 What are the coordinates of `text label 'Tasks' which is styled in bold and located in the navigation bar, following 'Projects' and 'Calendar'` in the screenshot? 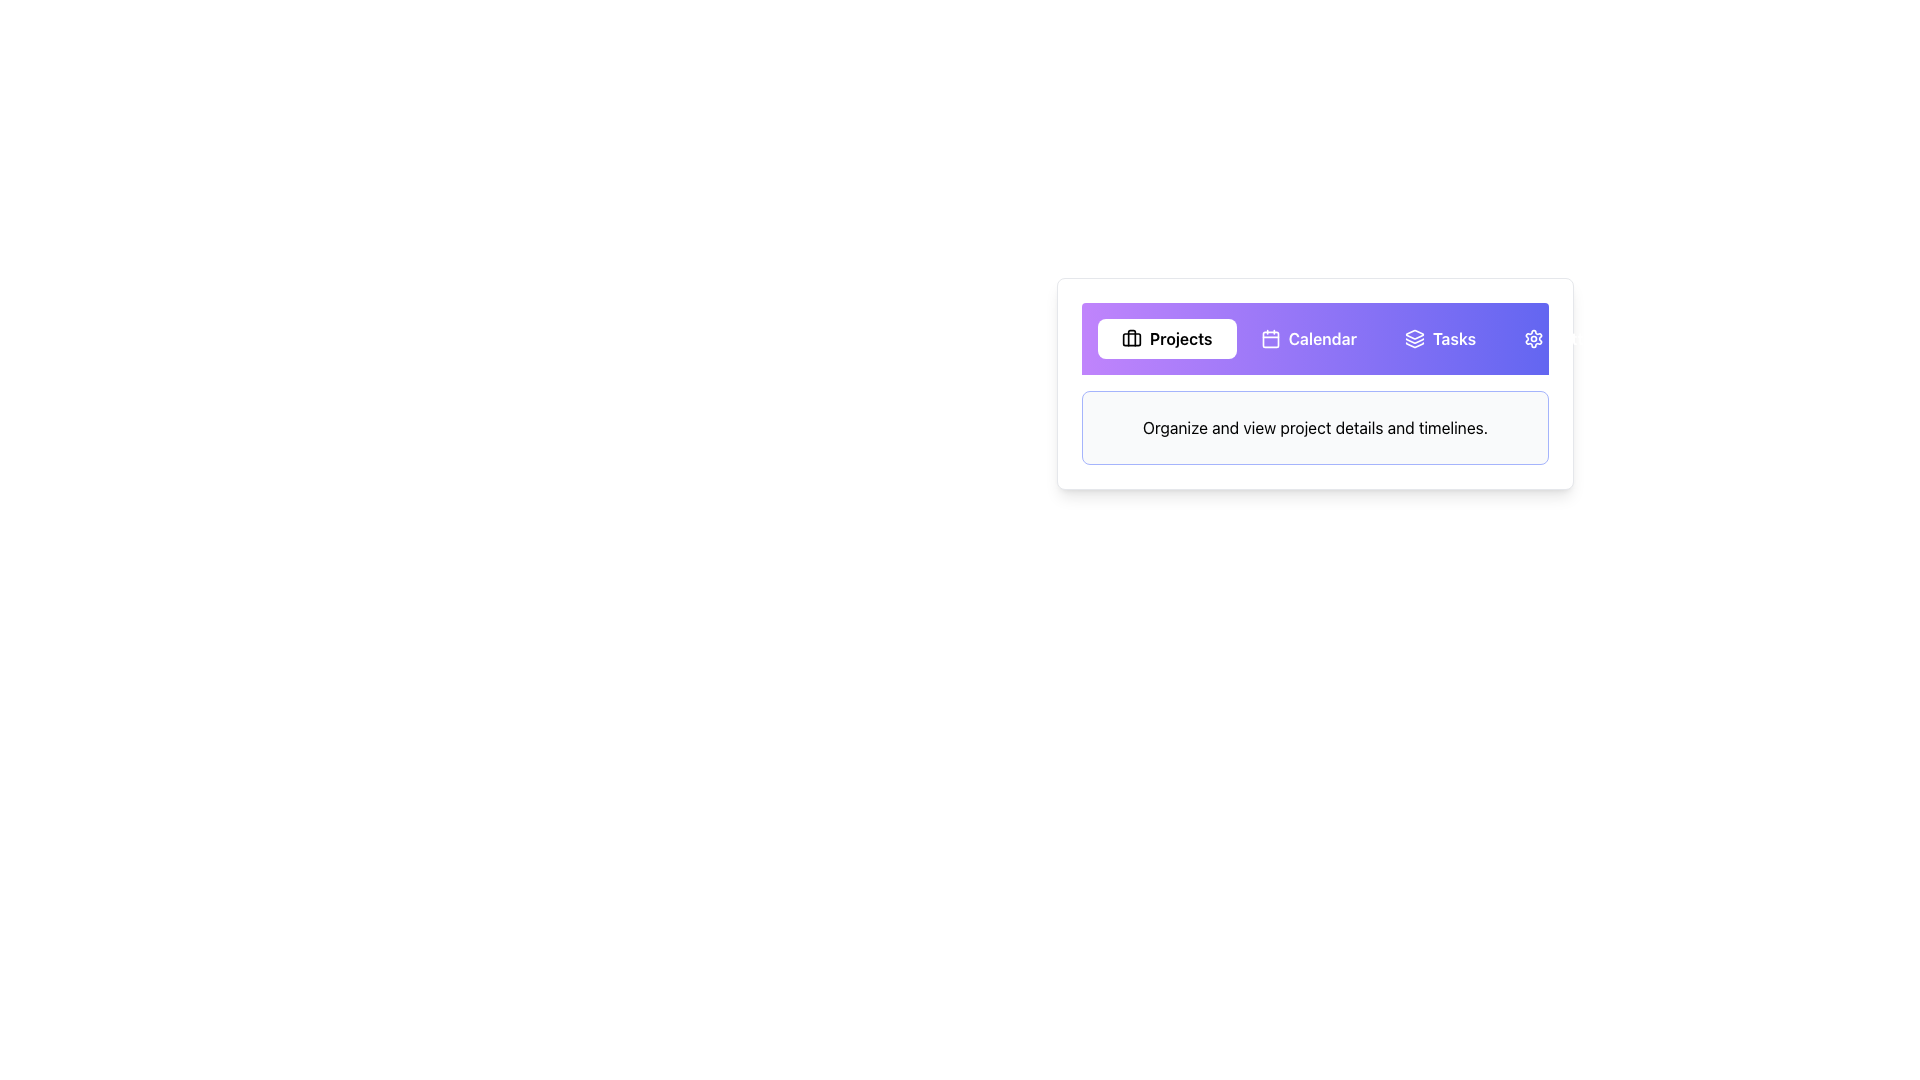 It's located at (1454, 338).